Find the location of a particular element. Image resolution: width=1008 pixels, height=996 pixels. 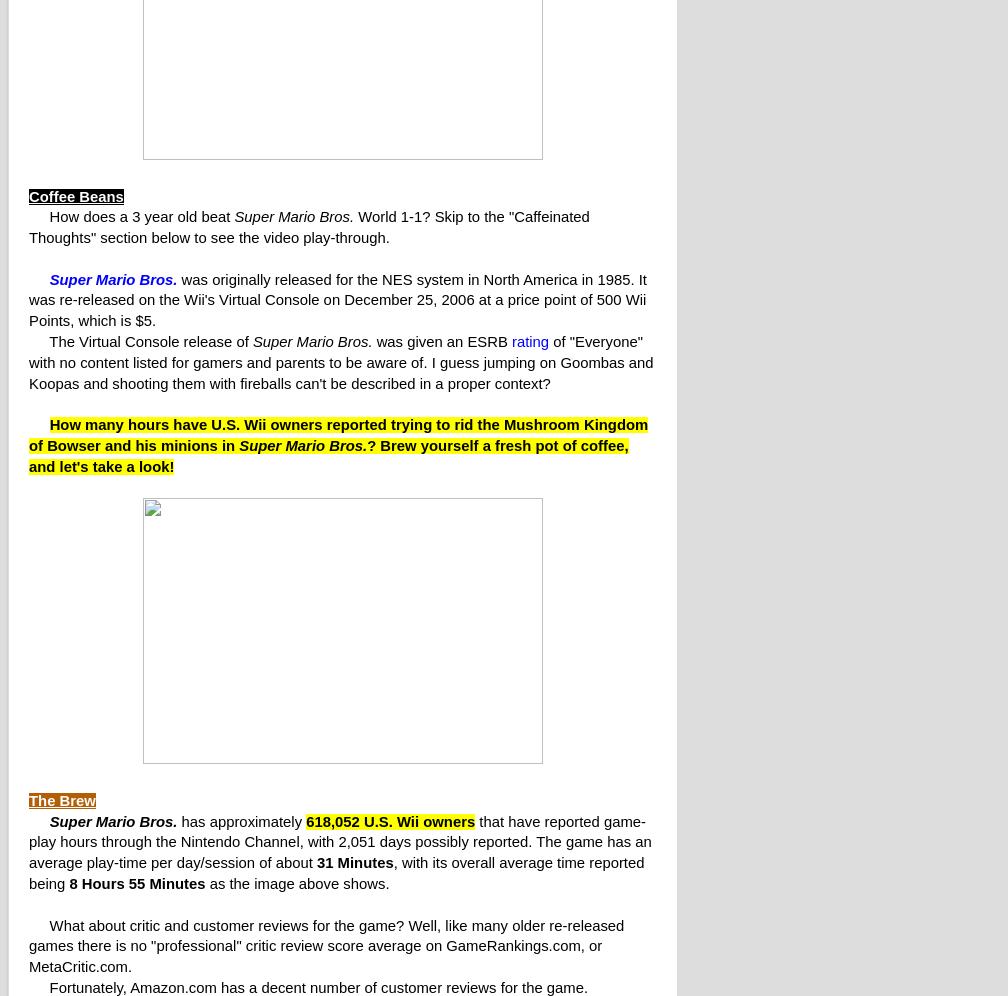

'was originally released for the NES system in North America in 1985. It was re-released on the Wii's Virtual Console on December 25, 2006 at a price point of 500 Wii Points, which is $5.' is located at coordinates (337, 298).